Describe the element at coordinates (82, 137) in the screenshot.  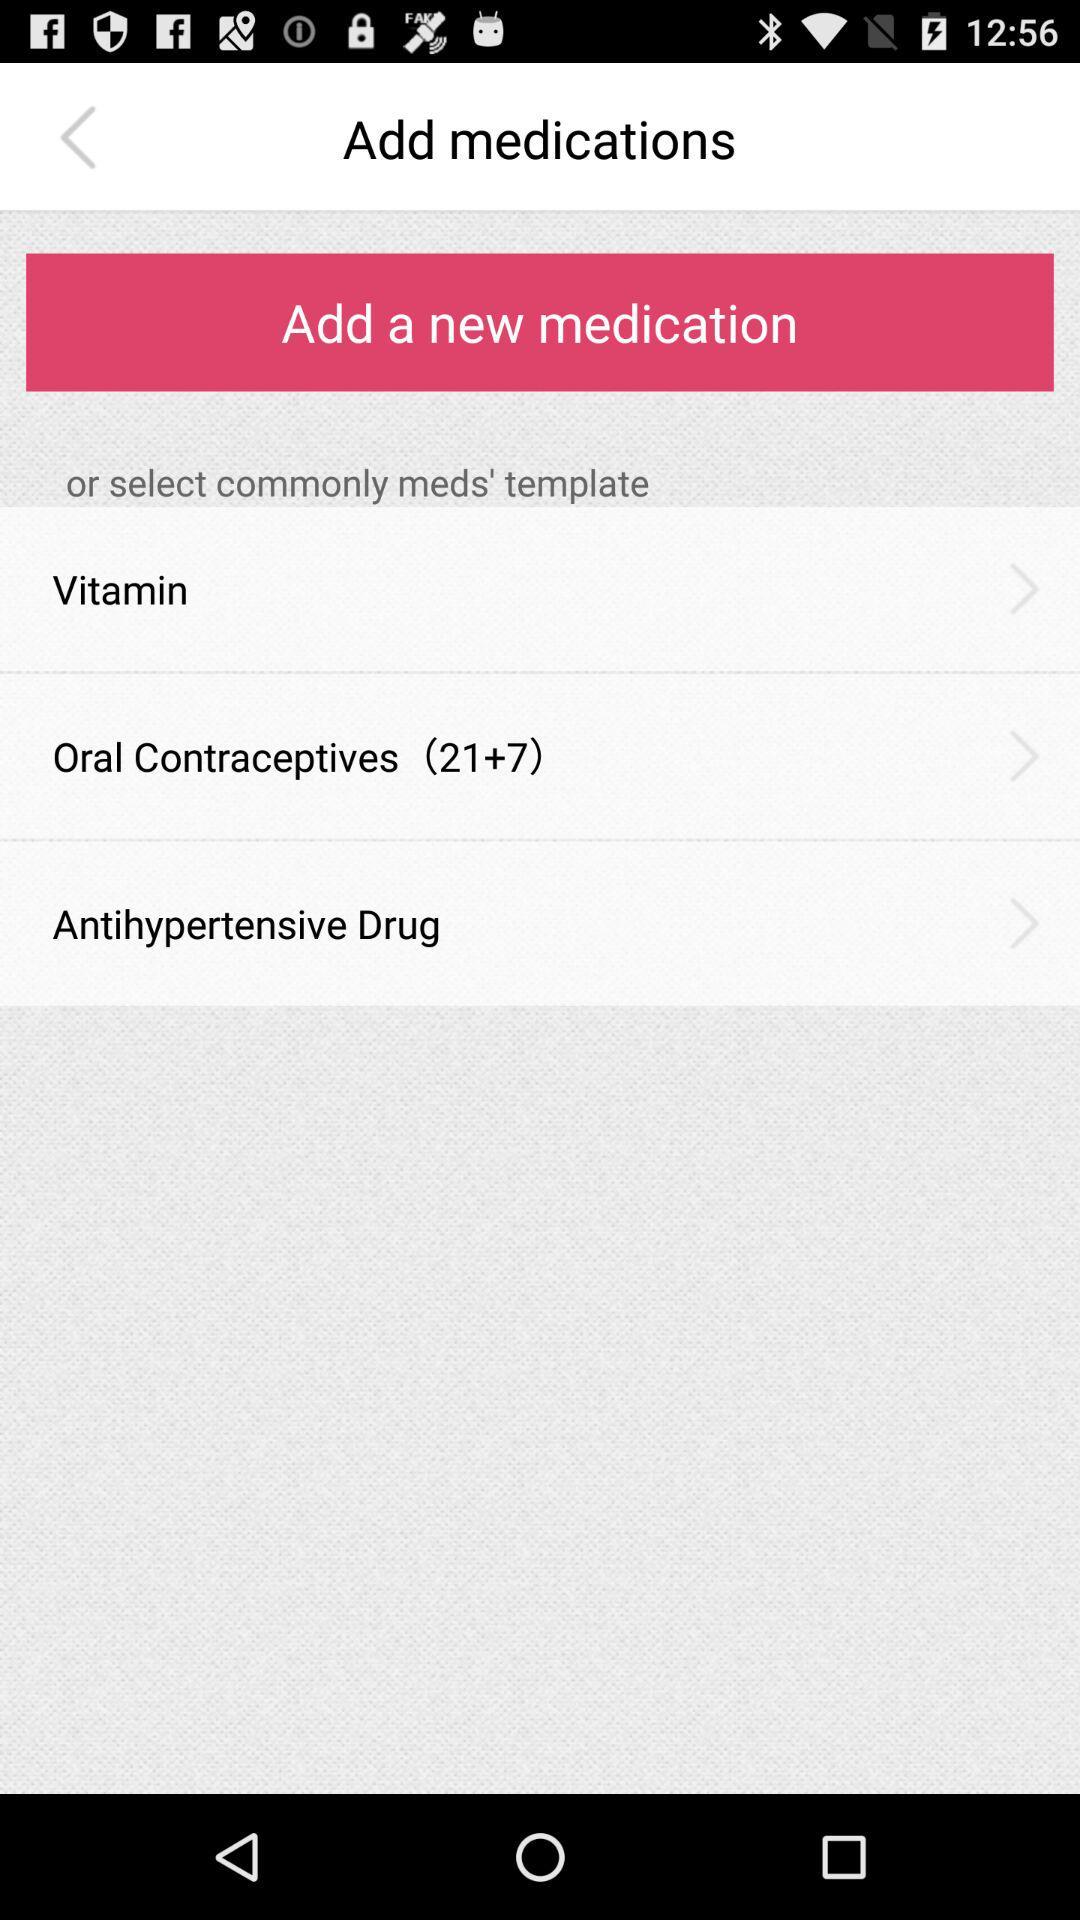
I see `the item next to add medications` at that location.